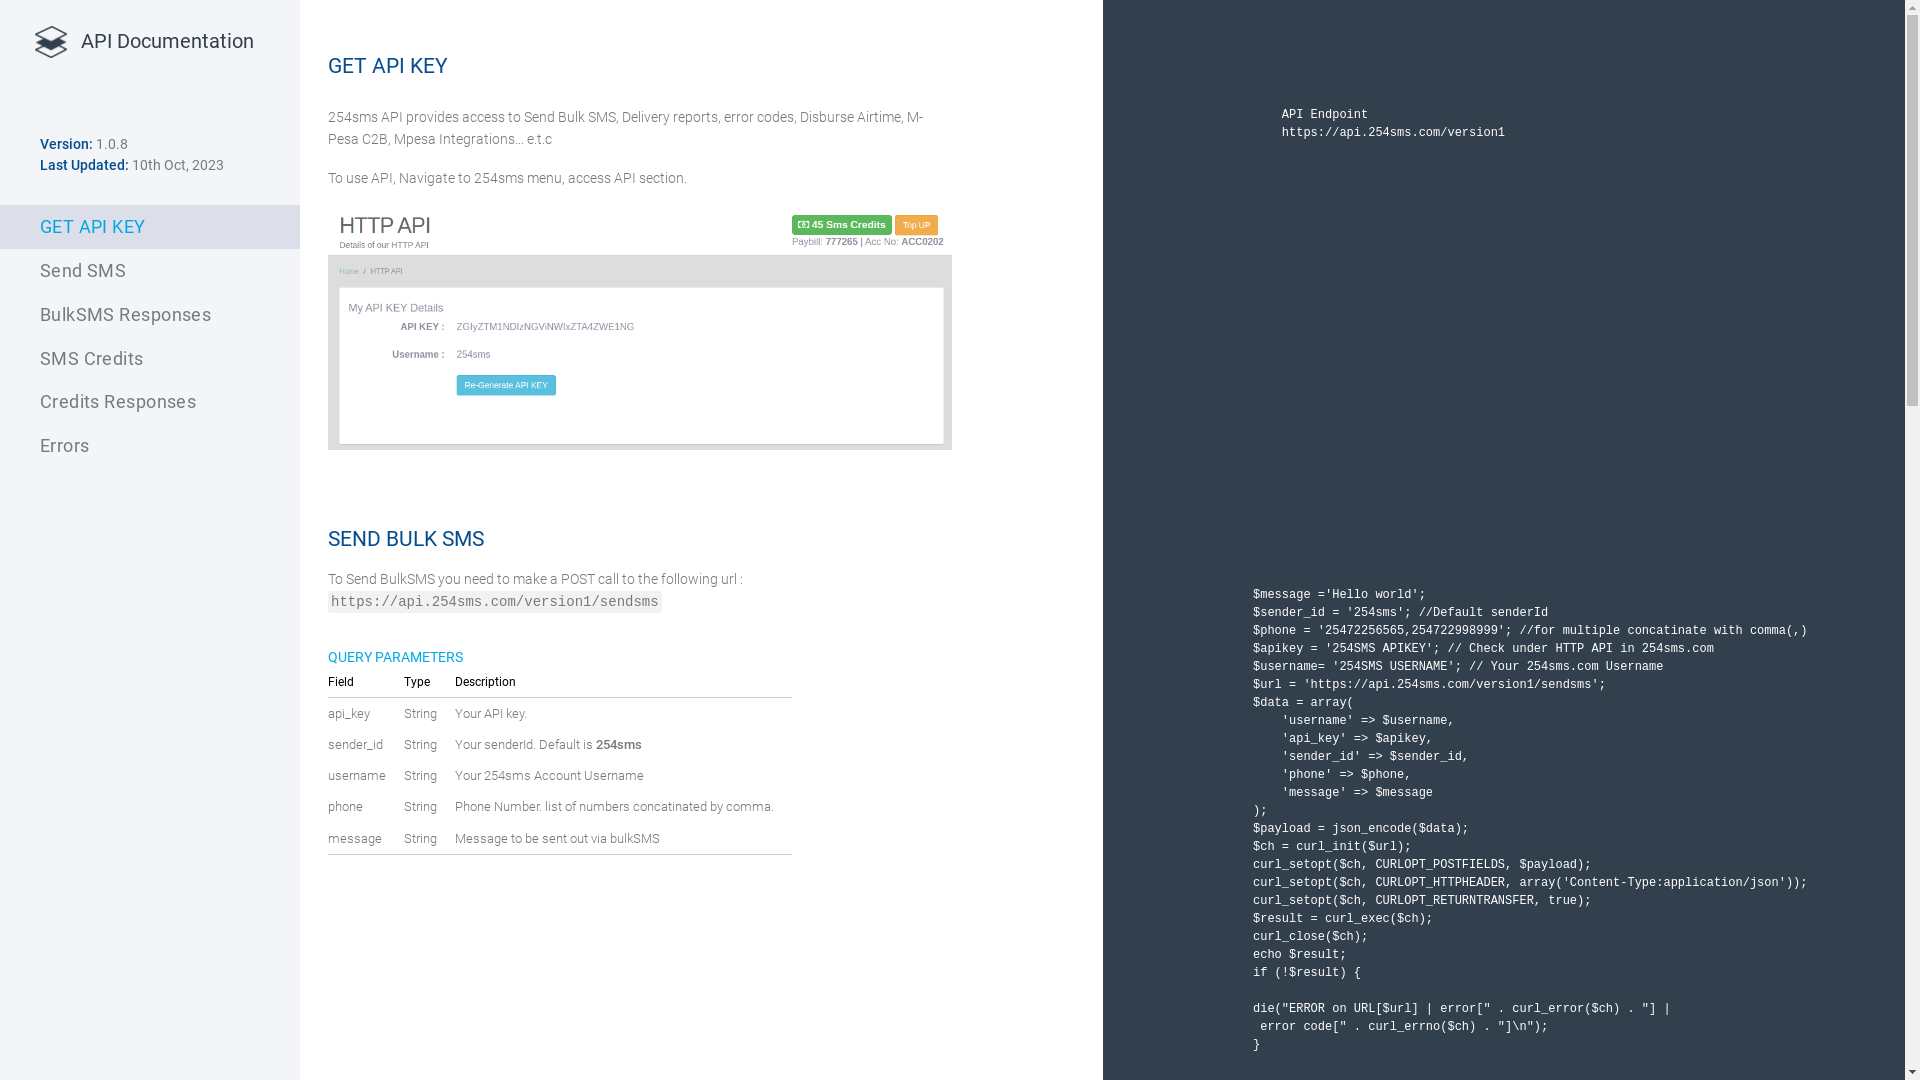 Image resolution: width=1920 pixels, height=1080 pixels. What do you see at coordinates (0, 315) in the screenshot?
I see `'BulkSMS Responses'` at bounding box center [0, 315].